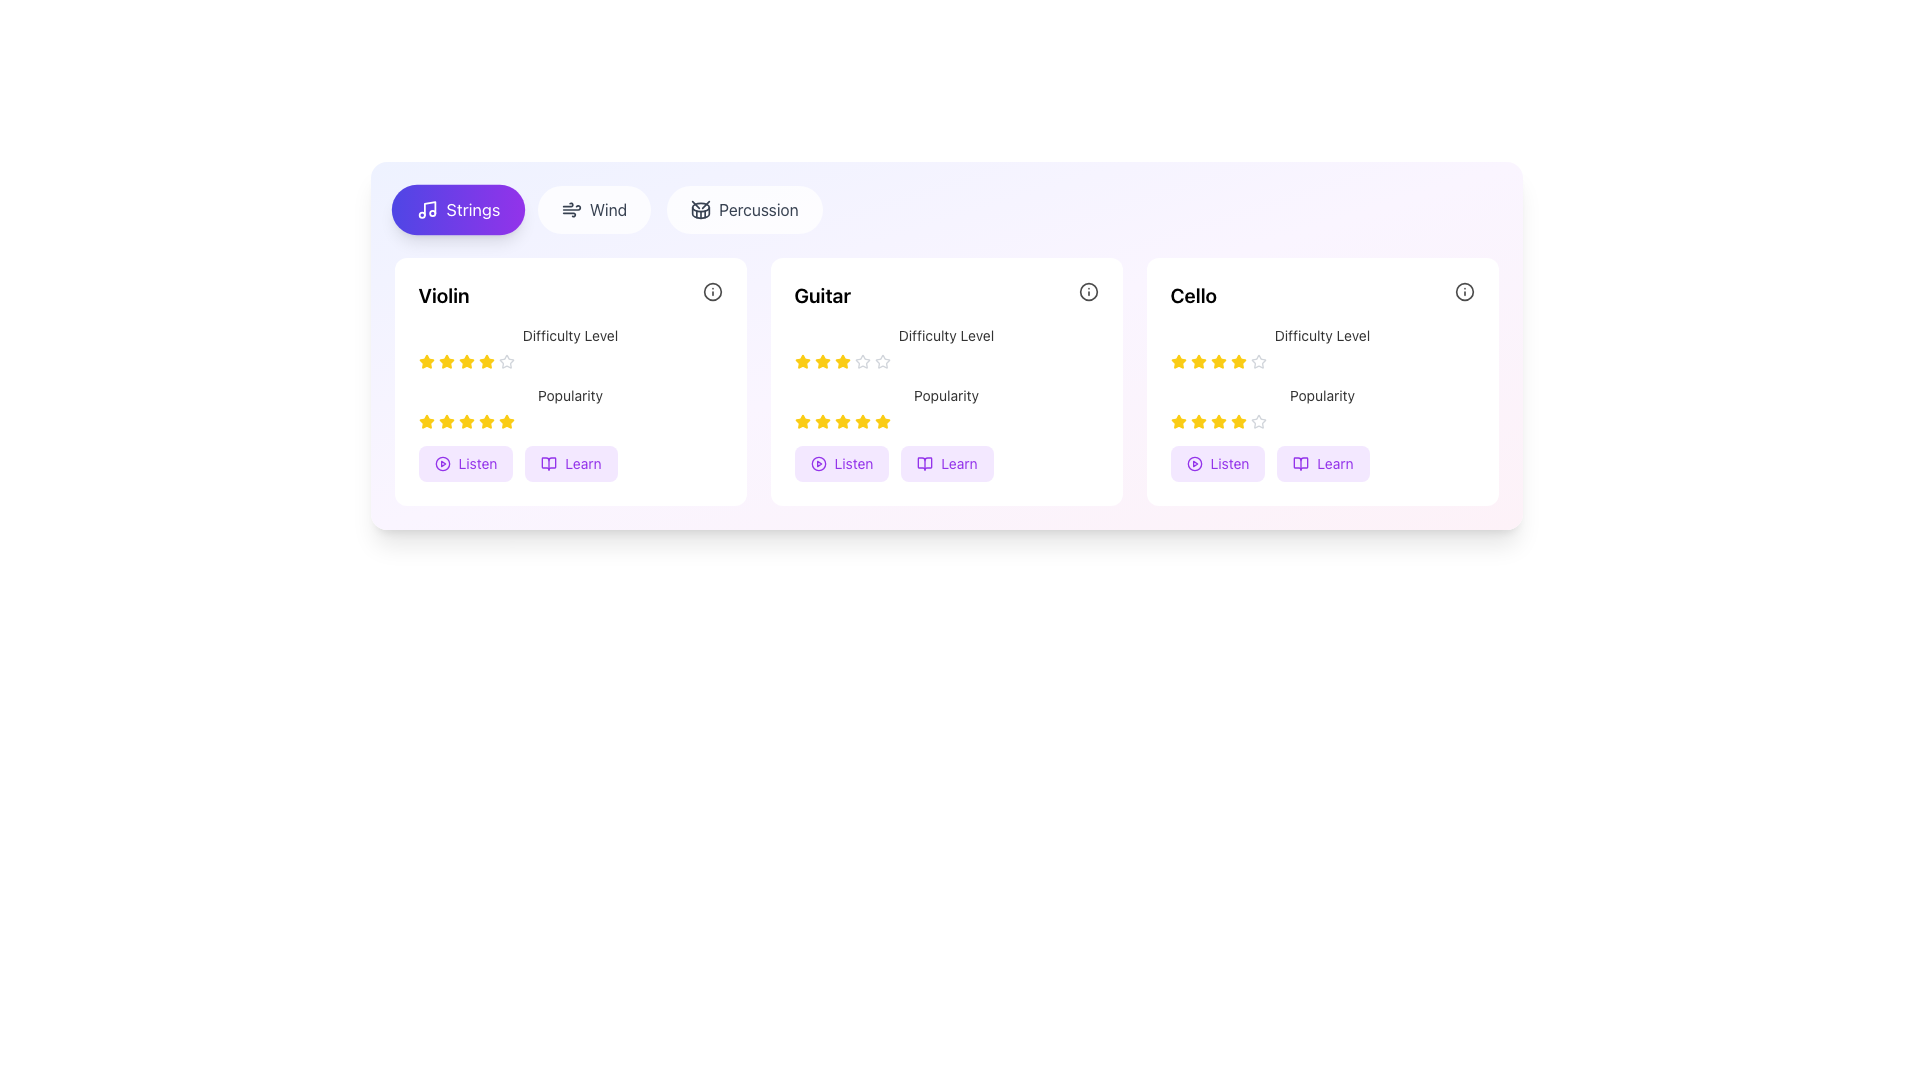  I want to click on the first star icon in the second row of the Guitar card, which is part of a rating system, so click(802, 420).